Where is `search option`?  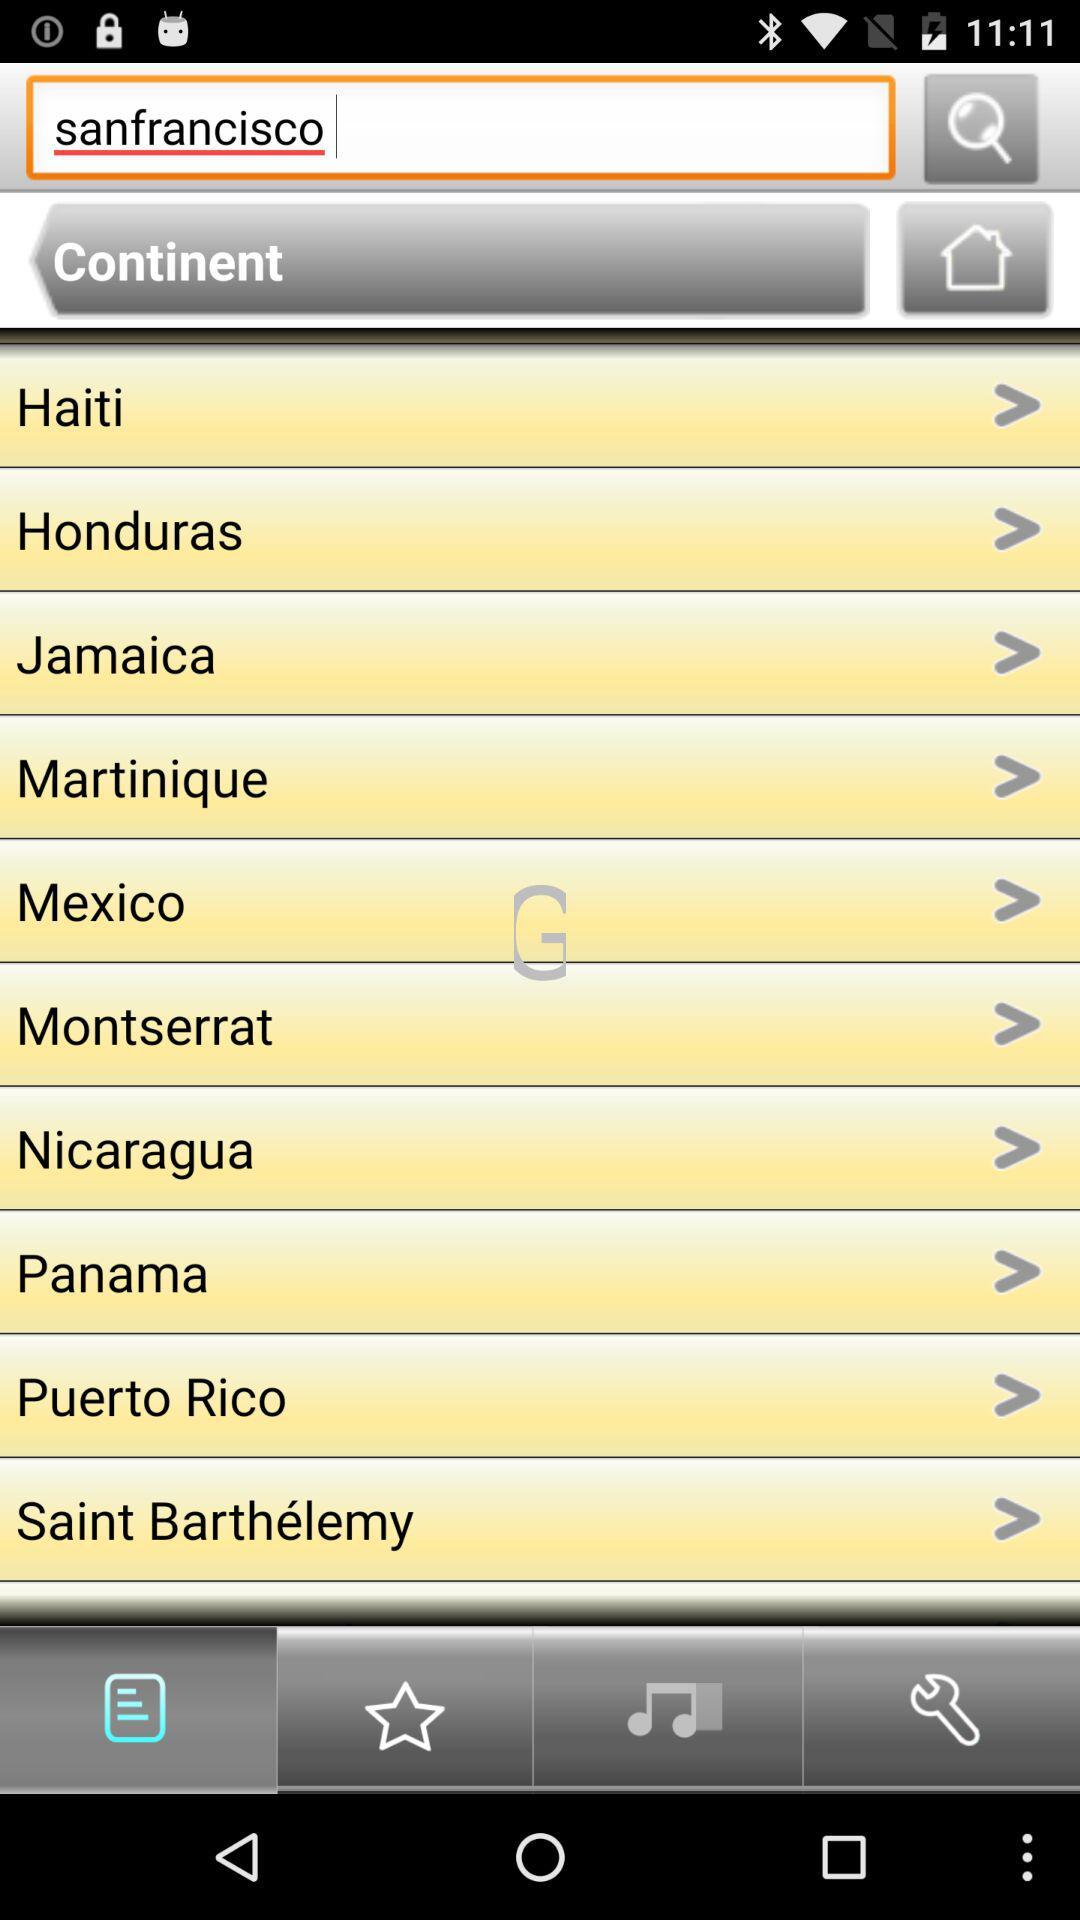 search option is located at coordinates (979, 126).